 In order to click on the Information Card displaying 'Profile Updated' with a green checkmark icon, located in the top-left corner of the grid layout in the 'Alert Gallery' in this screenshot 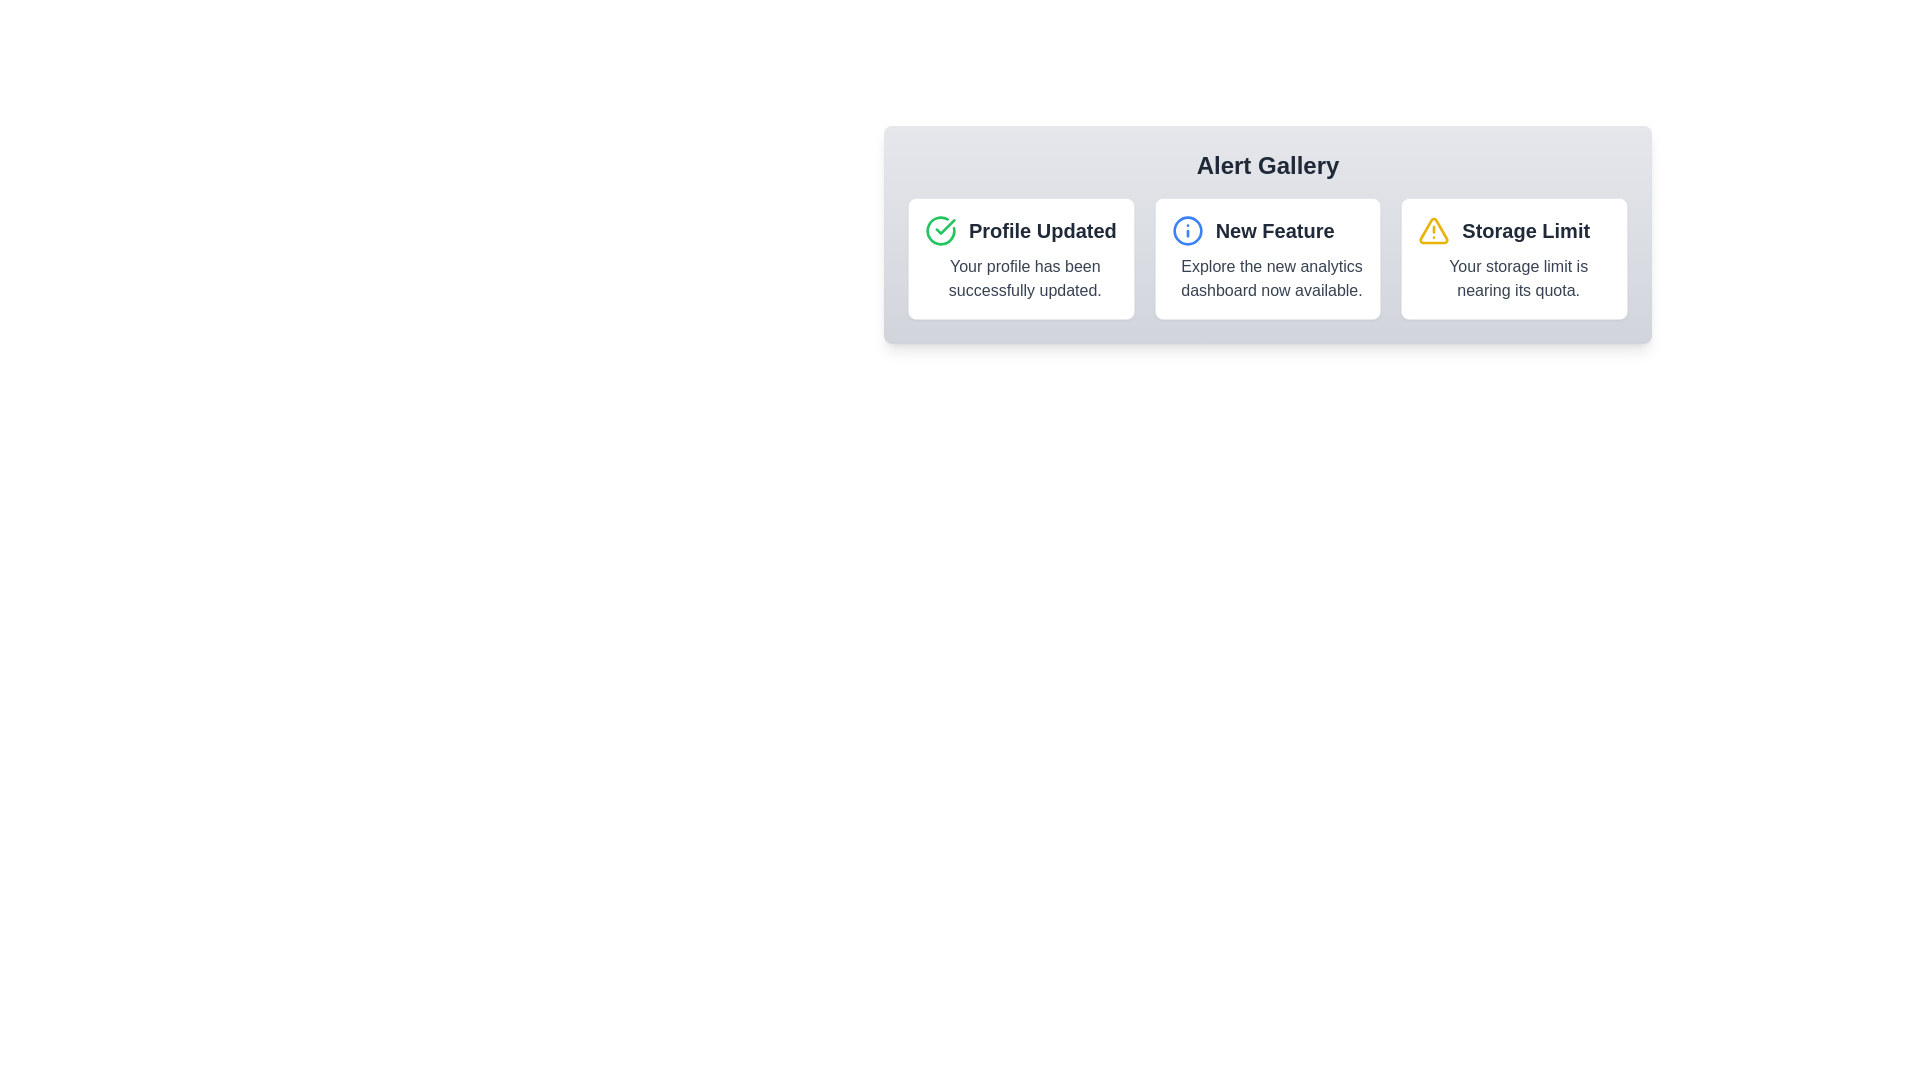, I will do `click(1021, 257)`.